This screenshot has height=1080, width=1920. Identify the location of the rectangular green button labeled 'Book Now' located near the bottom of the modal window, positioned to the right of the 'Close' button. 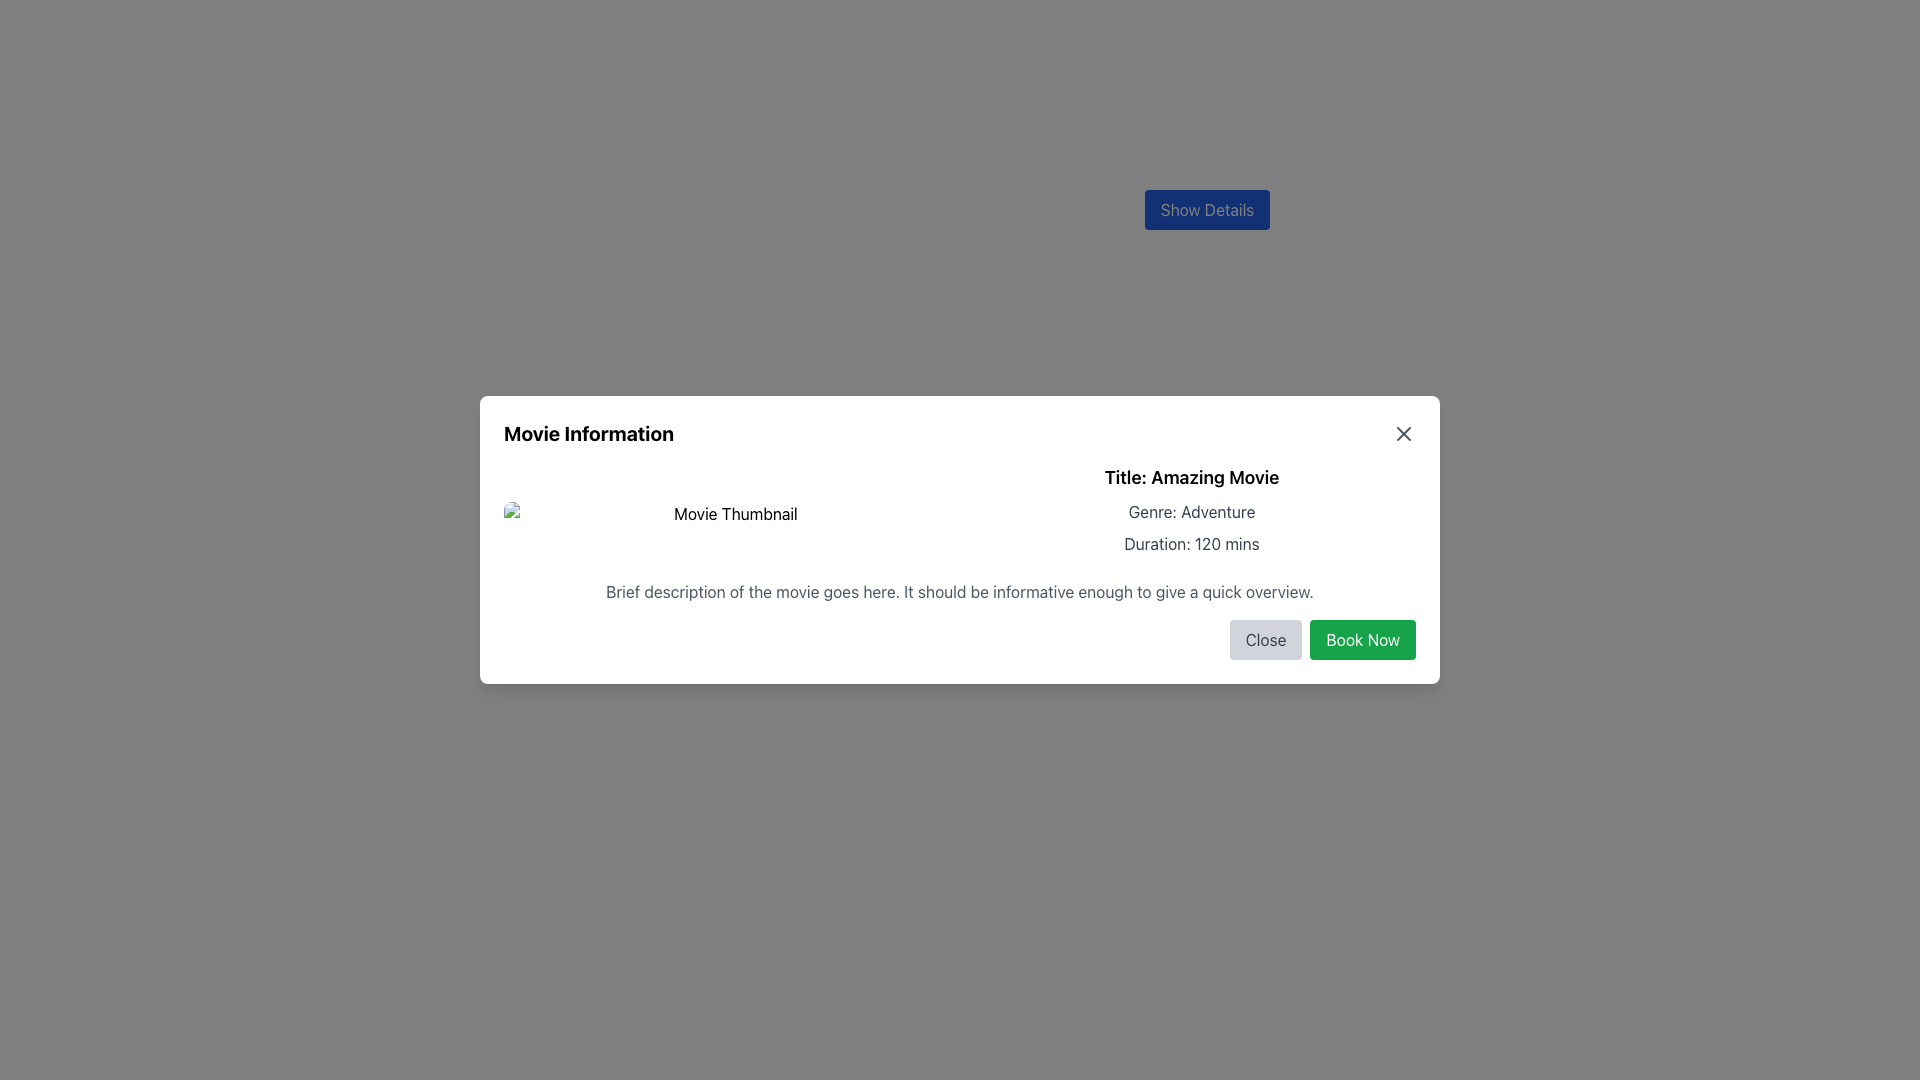
(1362, 640).